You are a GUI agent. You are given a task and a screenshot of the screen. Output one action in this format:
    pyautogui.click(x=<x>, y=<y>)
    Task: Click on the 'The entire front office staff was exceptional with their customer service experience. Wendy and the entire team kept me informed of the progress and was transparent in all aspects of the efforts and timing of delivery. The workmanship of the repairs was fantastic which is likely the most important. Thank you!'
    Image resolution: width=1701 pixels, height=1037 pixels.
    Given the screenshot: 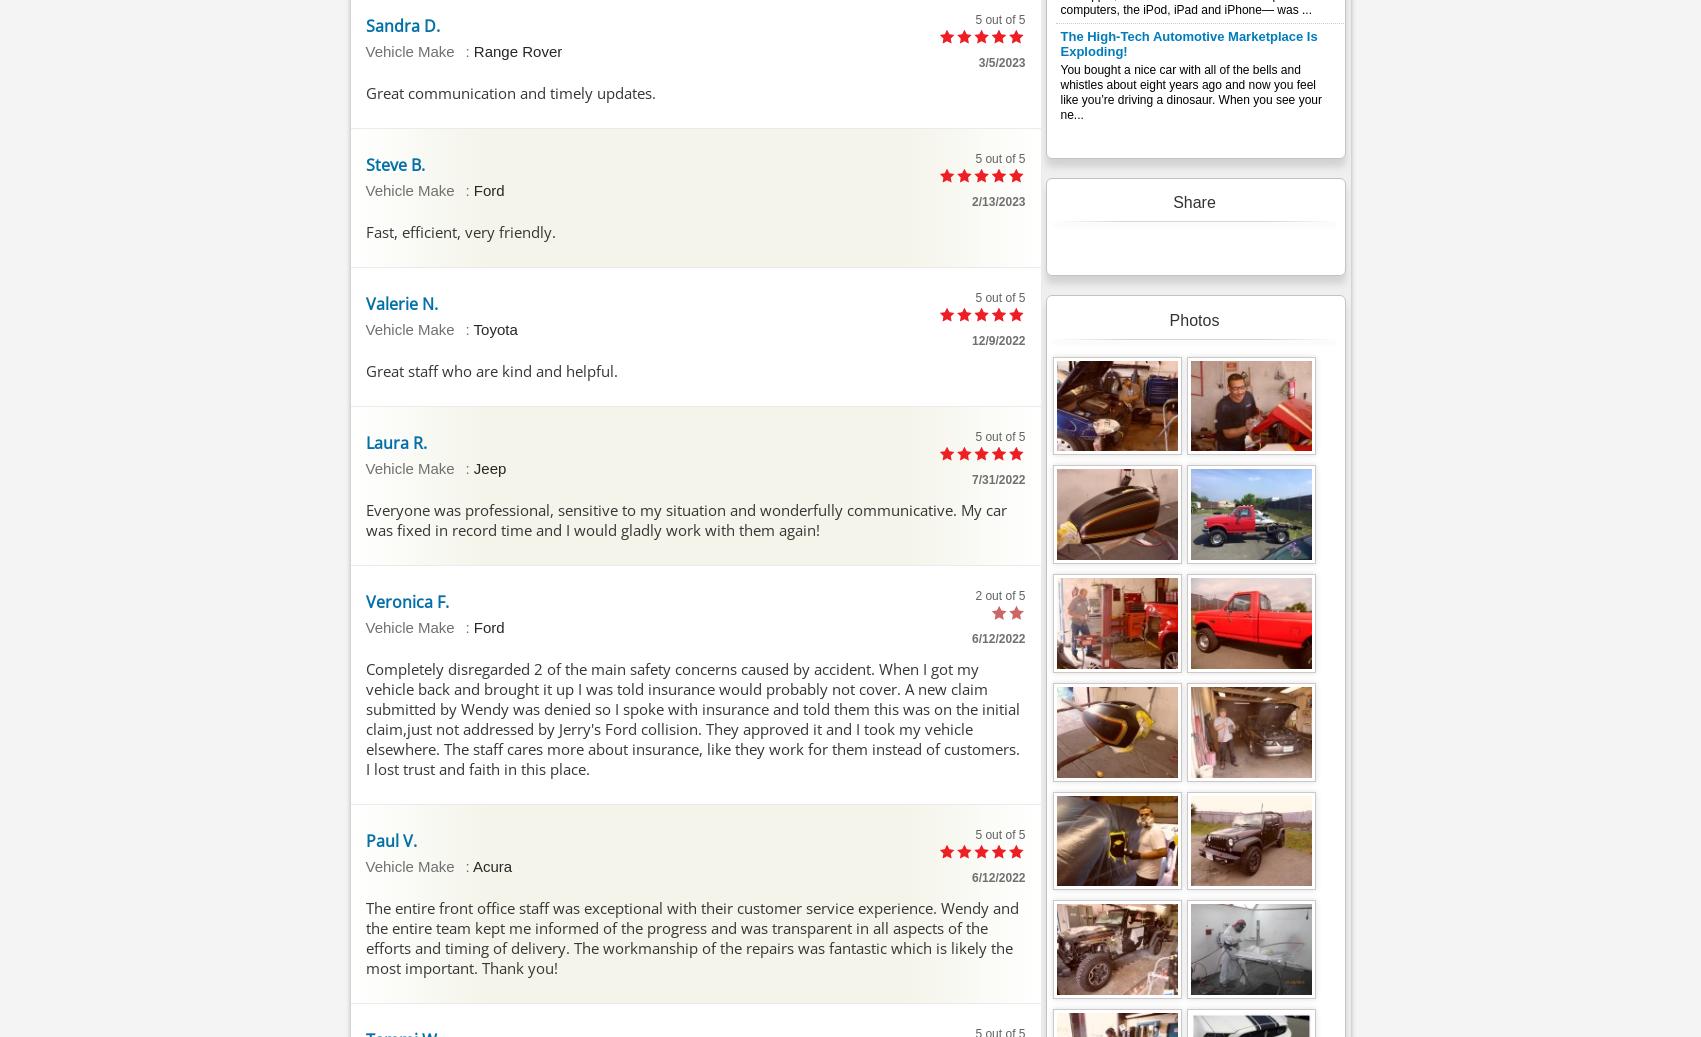 What is the action you would take?
    pyautogui.click(x=690, y=937)
    